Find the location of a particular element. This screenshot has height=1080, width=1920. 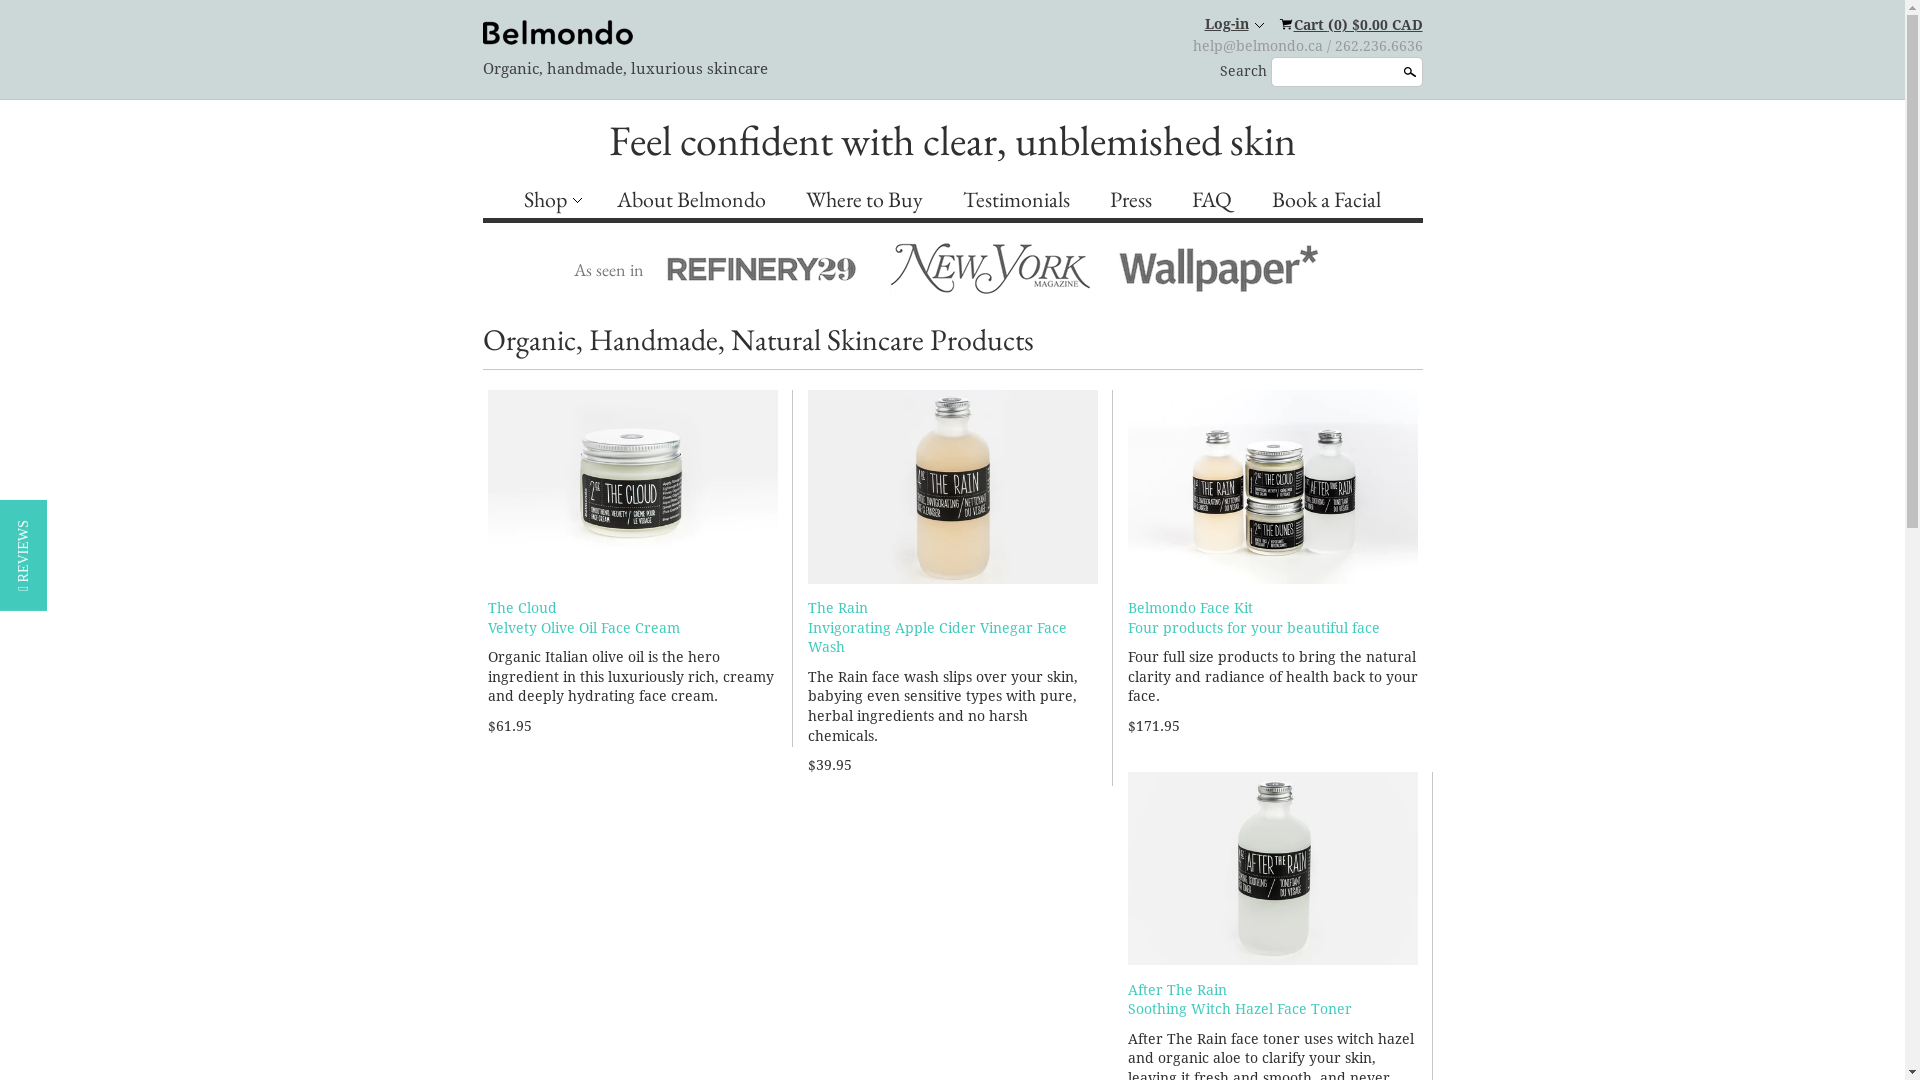

'Shop' is located at coordinates (550, 200).